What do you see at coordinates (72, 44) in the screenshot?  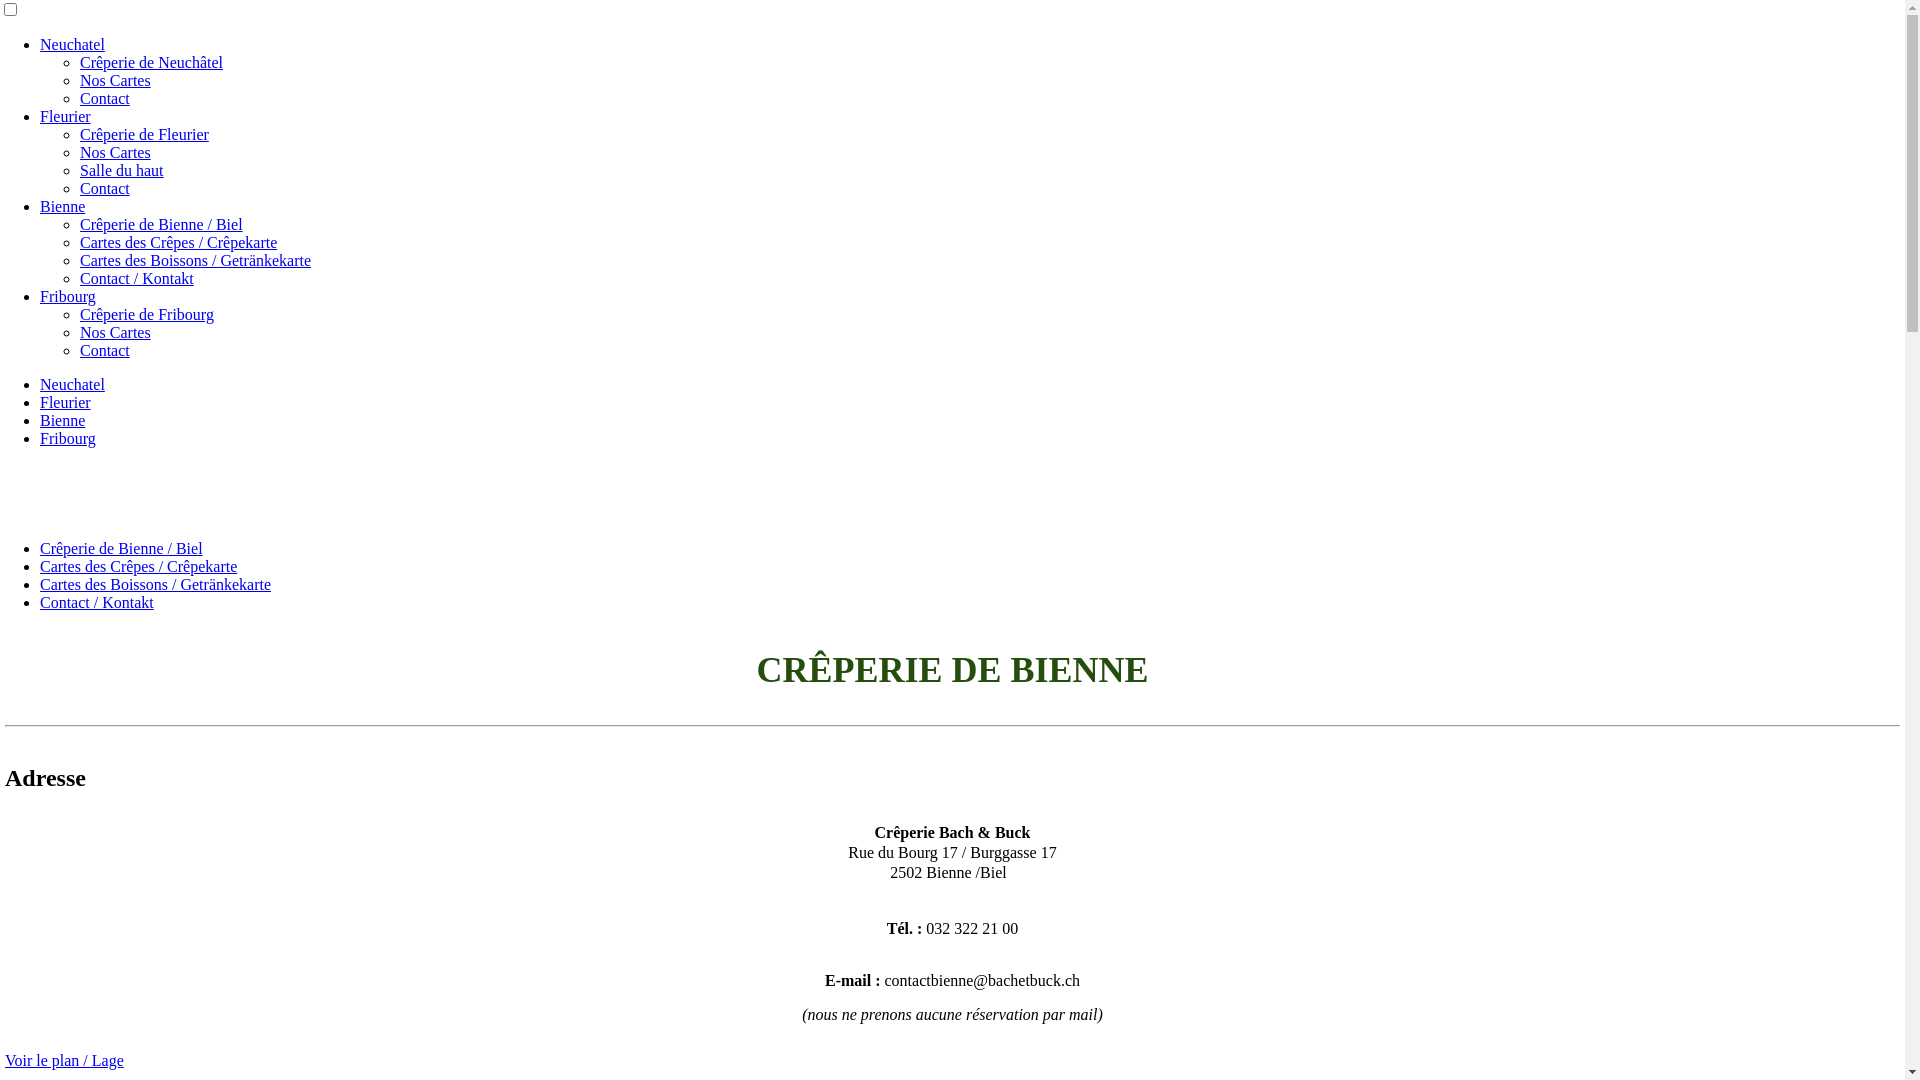 I see `'Neuchatel'` at bounding box center [72, 44].